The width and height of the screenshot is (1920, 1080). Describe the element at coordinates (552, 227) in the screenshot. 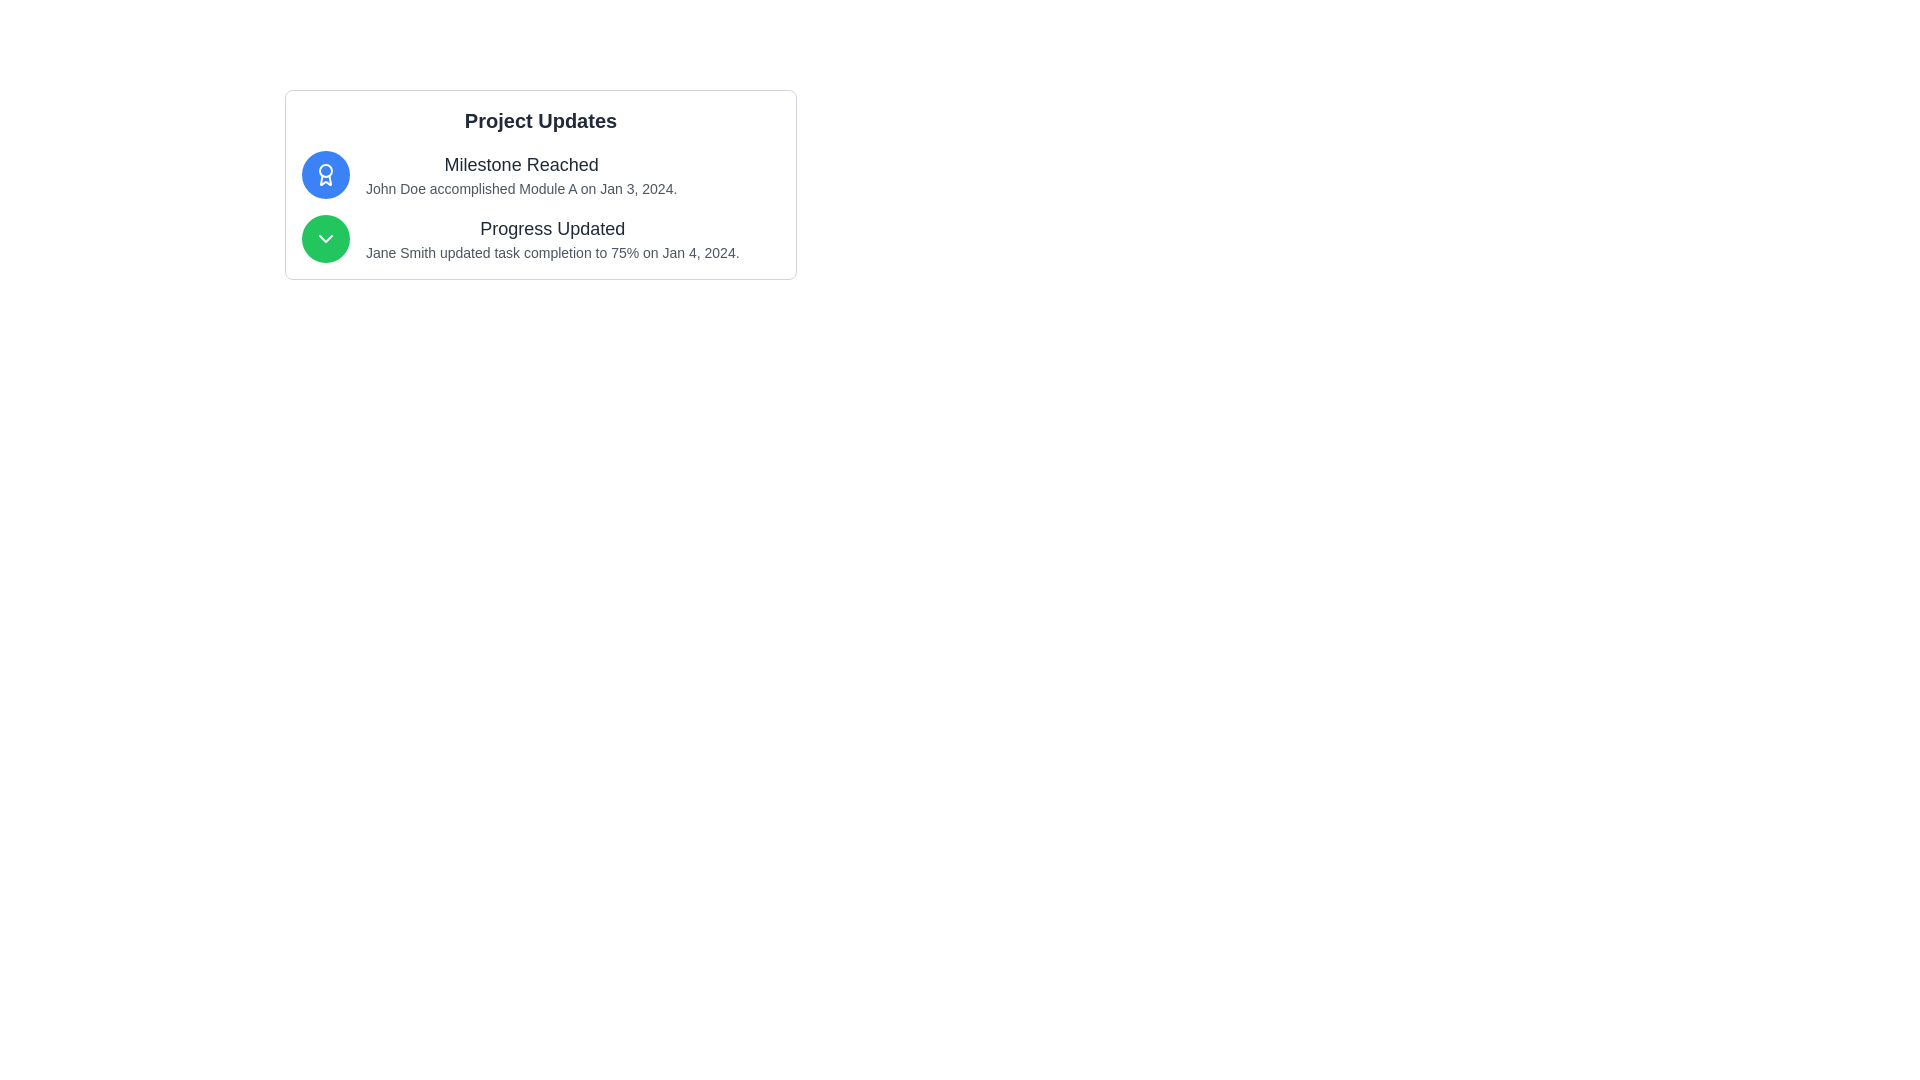

I see `the Text label that serves as the title or header for the content below, located above the text 'Jane Smith updated task completion to 75% on Jan 4, 2024.'` at that location.